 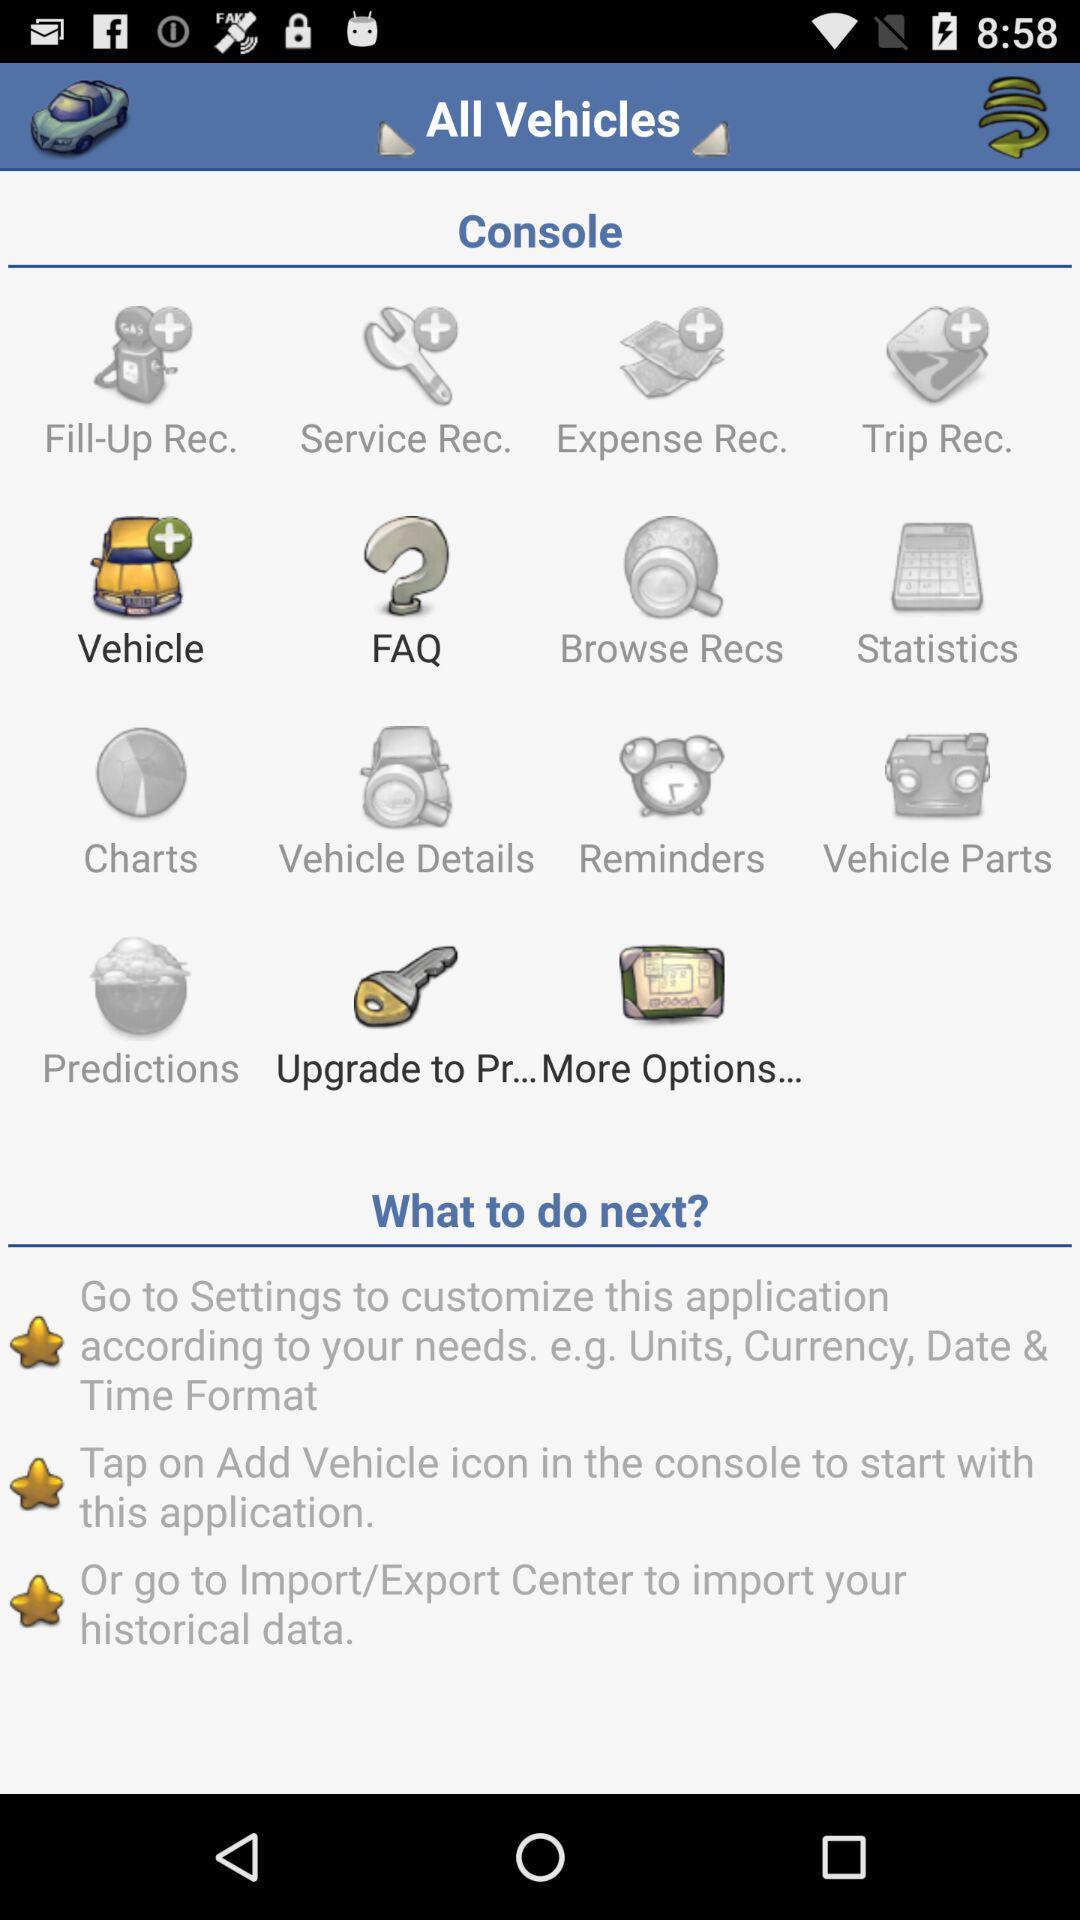 What do you see at coordinates (140, 391) in the screenshot?
I see `item below console` at bounding box center [140, 391].